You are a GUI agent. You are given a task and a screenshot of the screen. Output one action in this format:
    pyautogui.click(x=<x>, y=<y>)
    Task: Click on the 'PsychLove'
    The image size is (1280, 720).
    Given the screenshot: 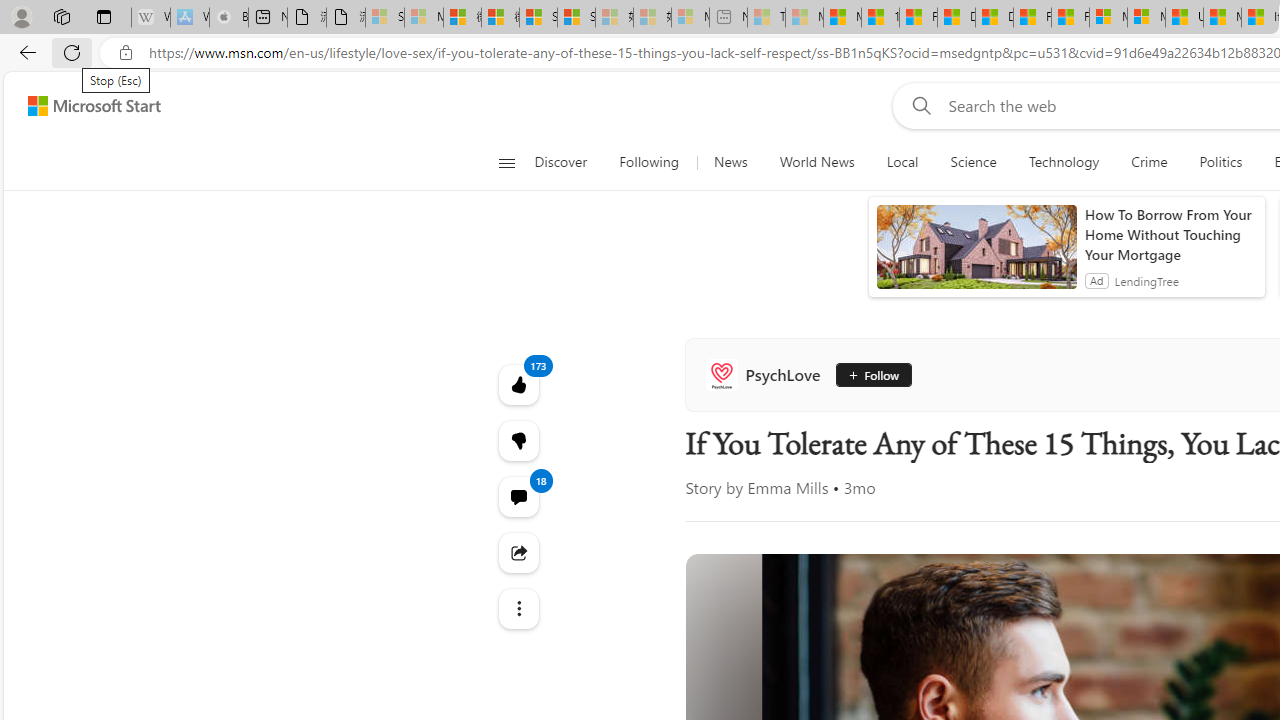 What is the action you would take?
    pyautogui.click(x=766, y=375)
    